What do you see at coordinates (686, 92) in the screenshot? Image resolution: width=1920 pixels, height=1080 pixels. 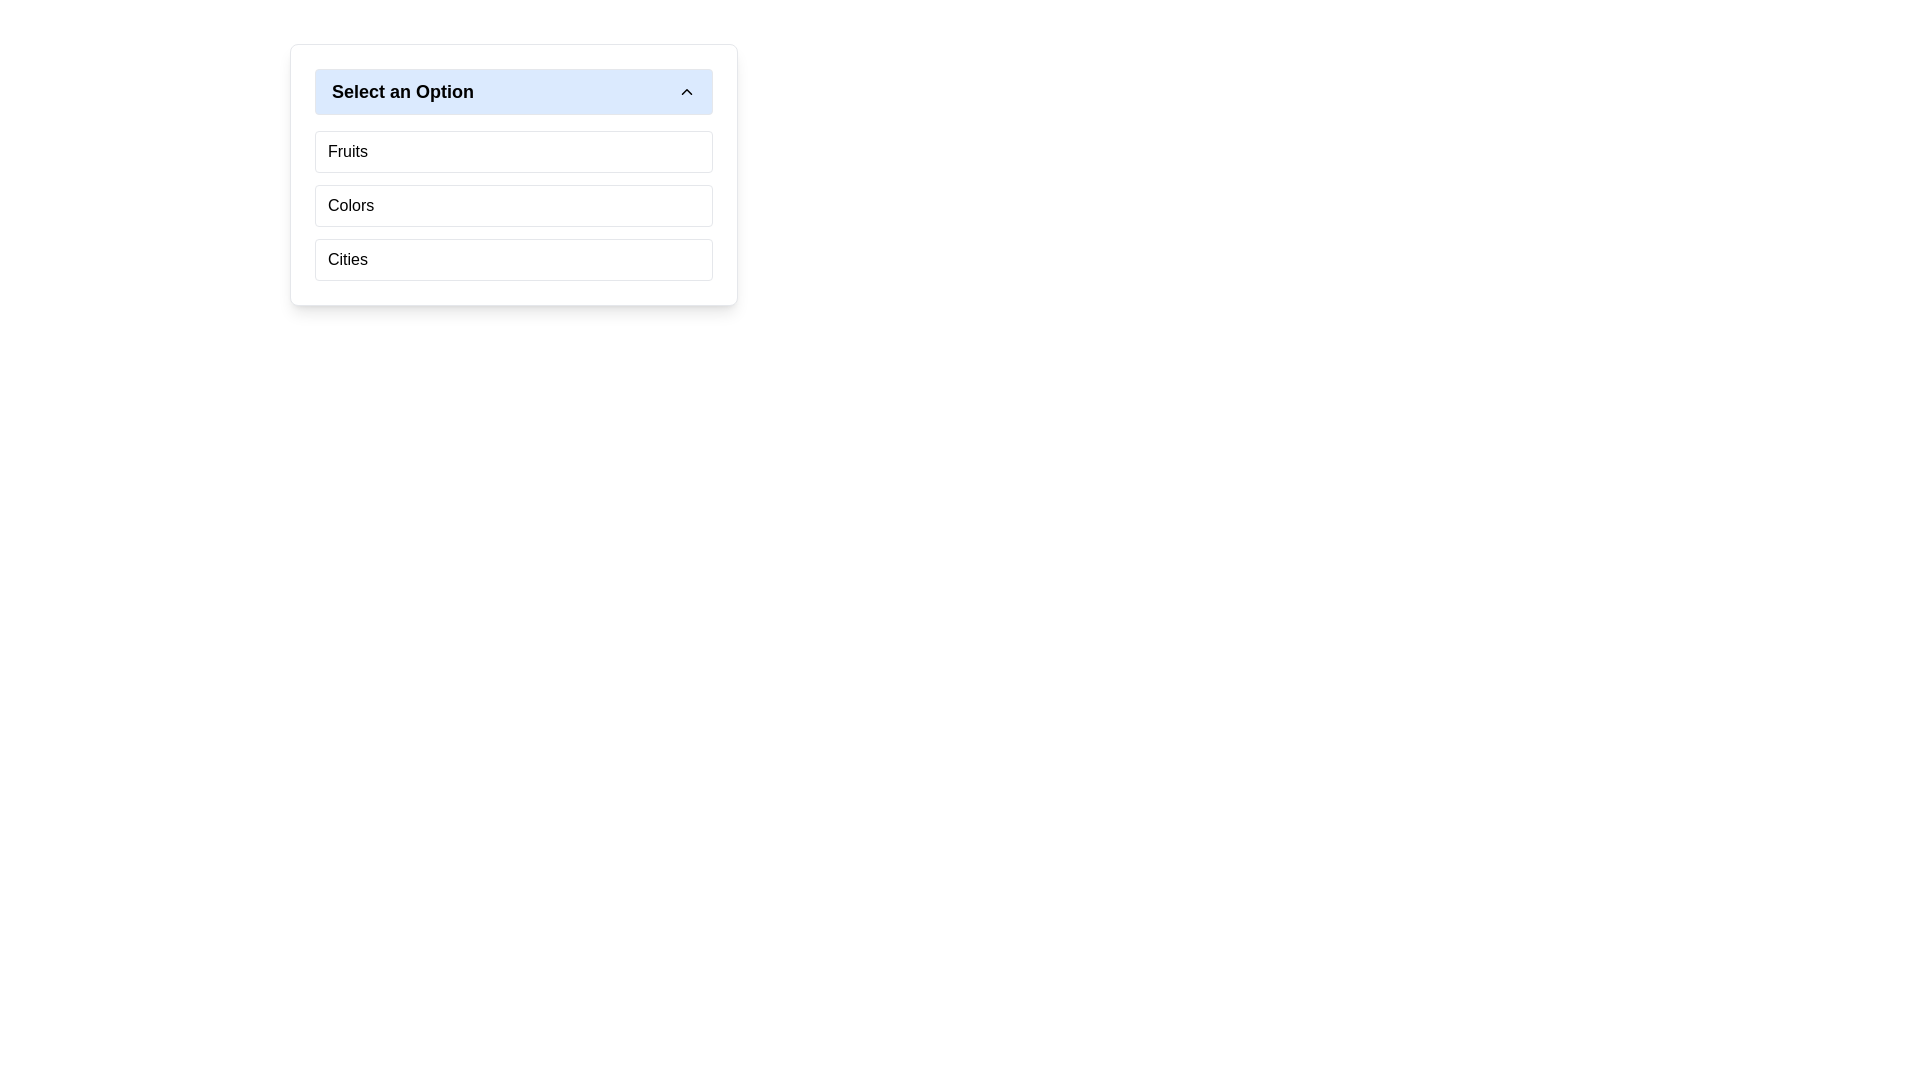 I see `the upward-facing chevron icon located at the far right of the 'Select an Option' dropdown header` at bounding box center [686, 92].